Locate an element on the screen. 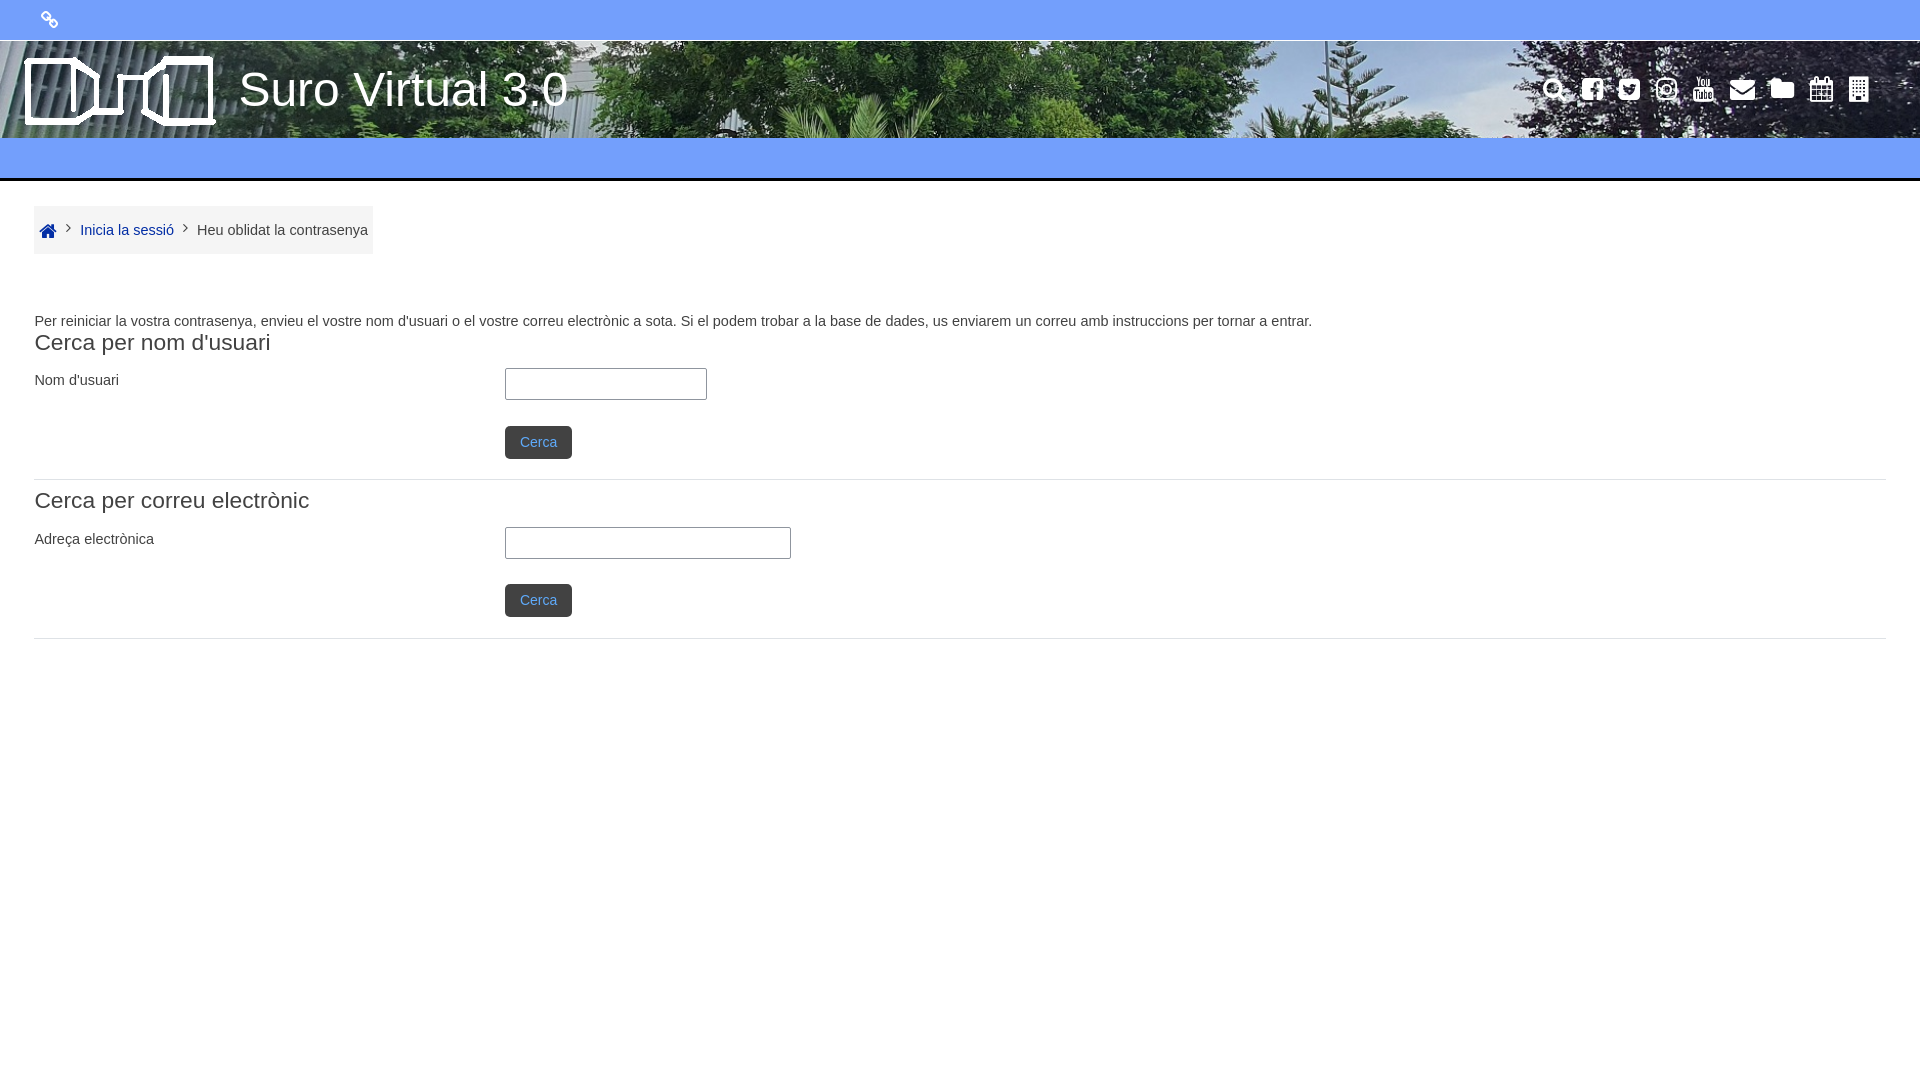 Image resolution: width=1920 pixels, height=1080 pixels. 'Cerca' is located at coordinates (538, 599).